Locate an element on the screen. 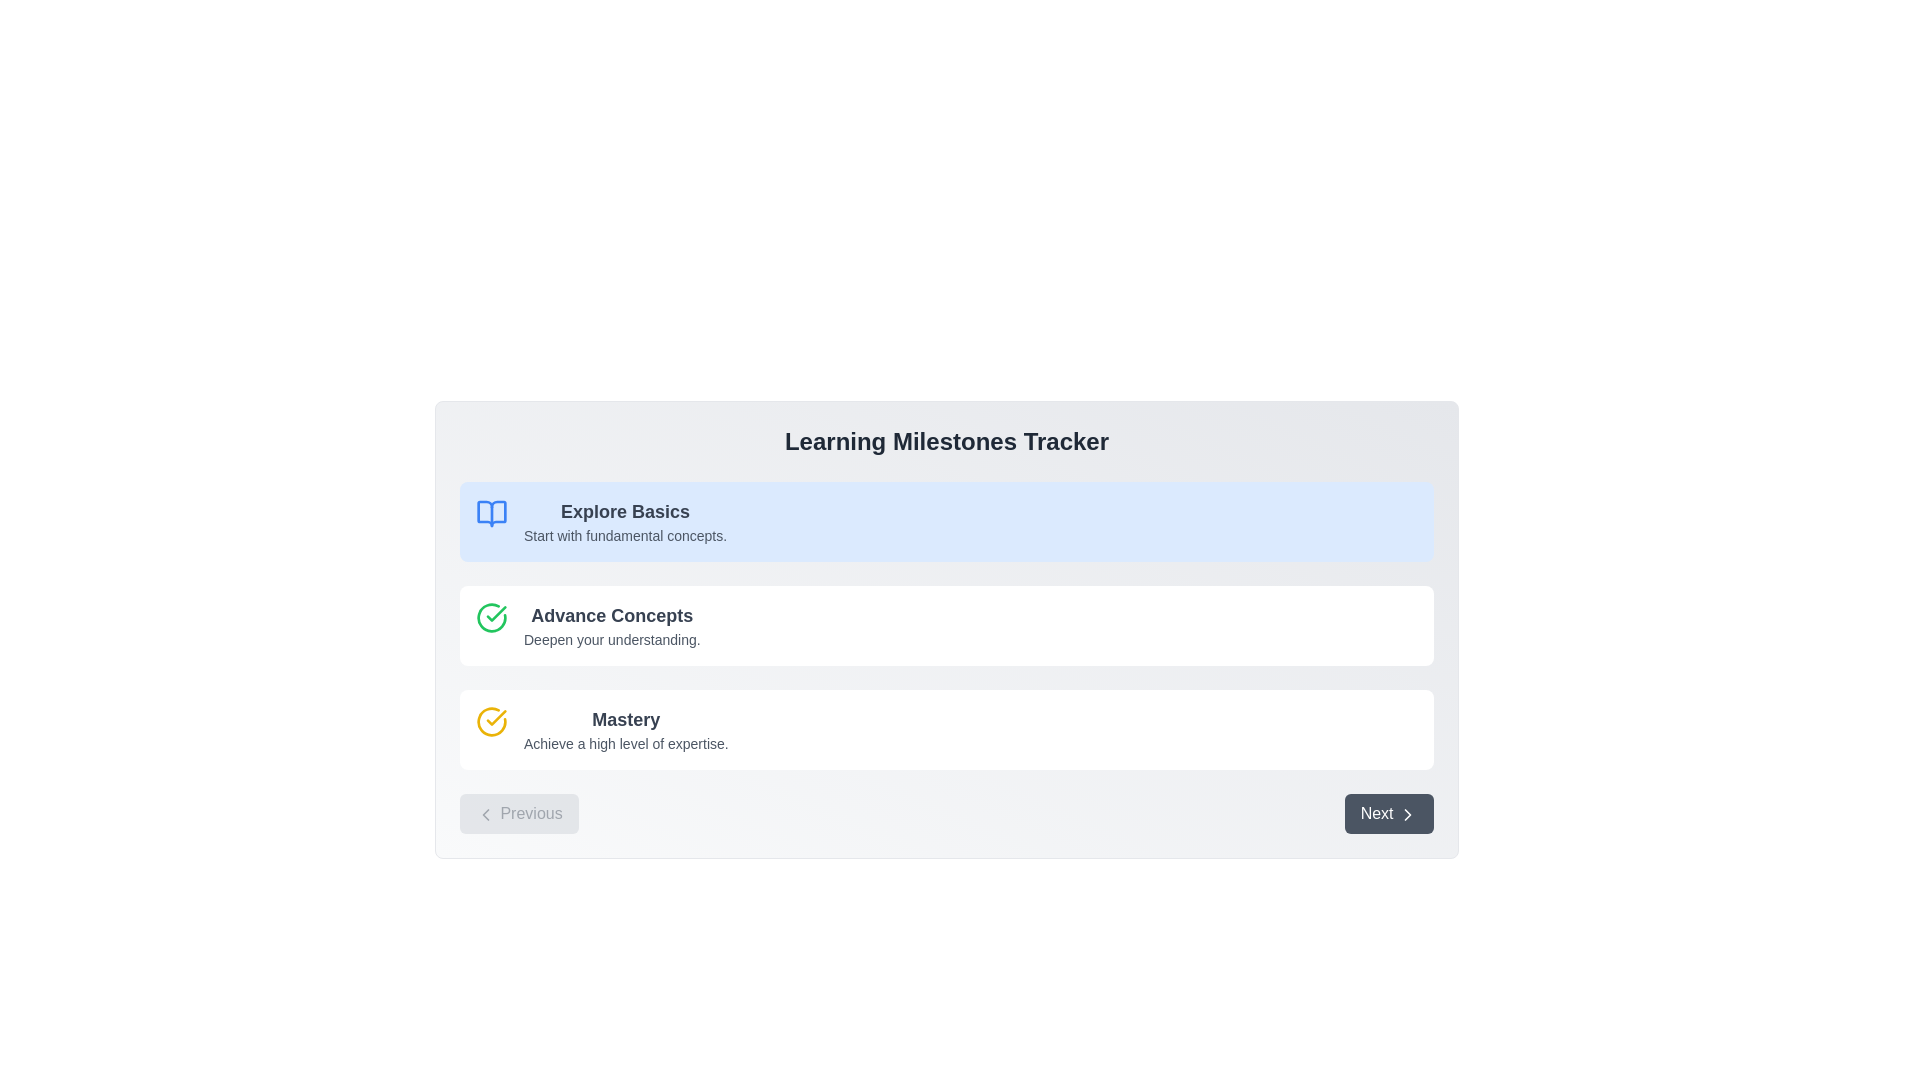 This screenshot has height=1080, width=1920. the text element that contains 'Start with fundamental concepts.' which is styled in small gray font and located beneath 'Explore Basics.' is located at coordinates (624, 535).